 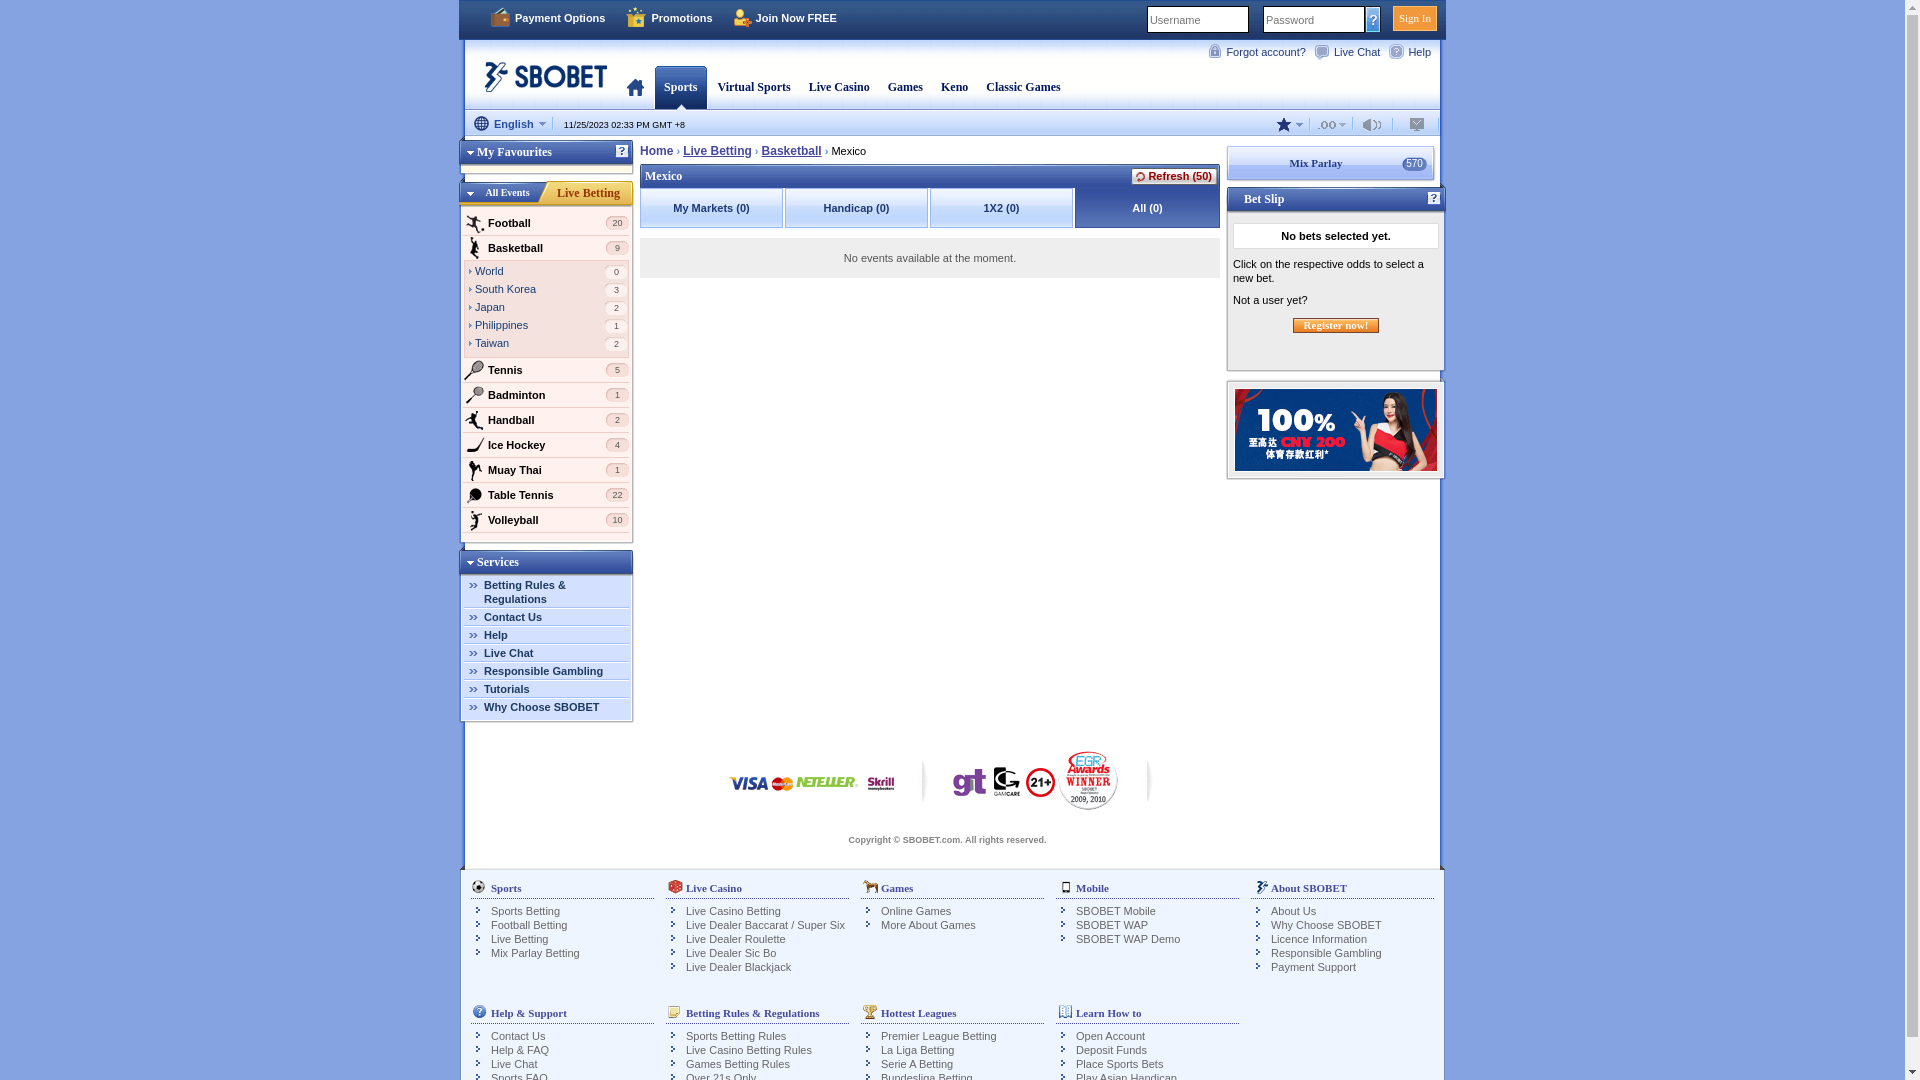 I want to click on 'Unavailable option', so click(x=1374, y=124).